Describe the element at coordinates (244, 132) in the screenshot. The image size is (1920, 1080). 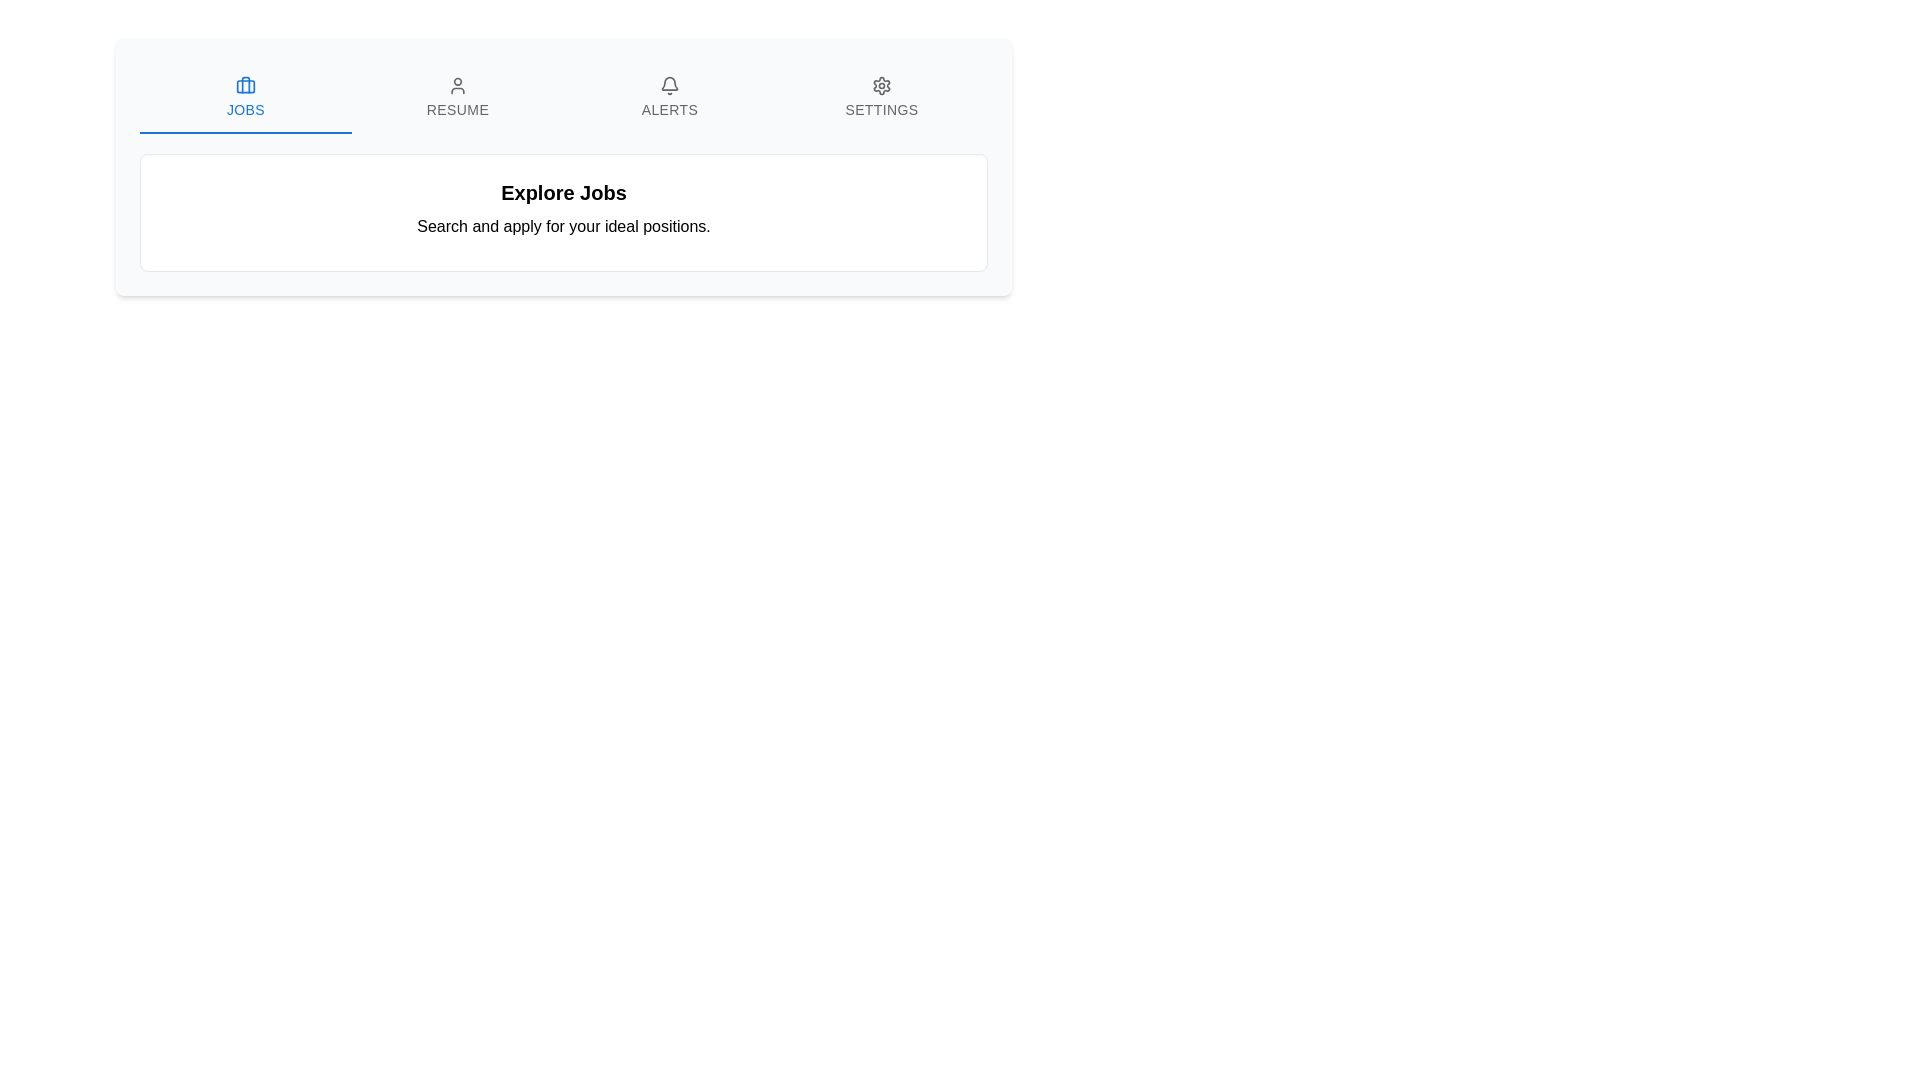
I see `the Indicator bar located beneath the 'Jobs' tab in the horizontal navigation menu` at that location.